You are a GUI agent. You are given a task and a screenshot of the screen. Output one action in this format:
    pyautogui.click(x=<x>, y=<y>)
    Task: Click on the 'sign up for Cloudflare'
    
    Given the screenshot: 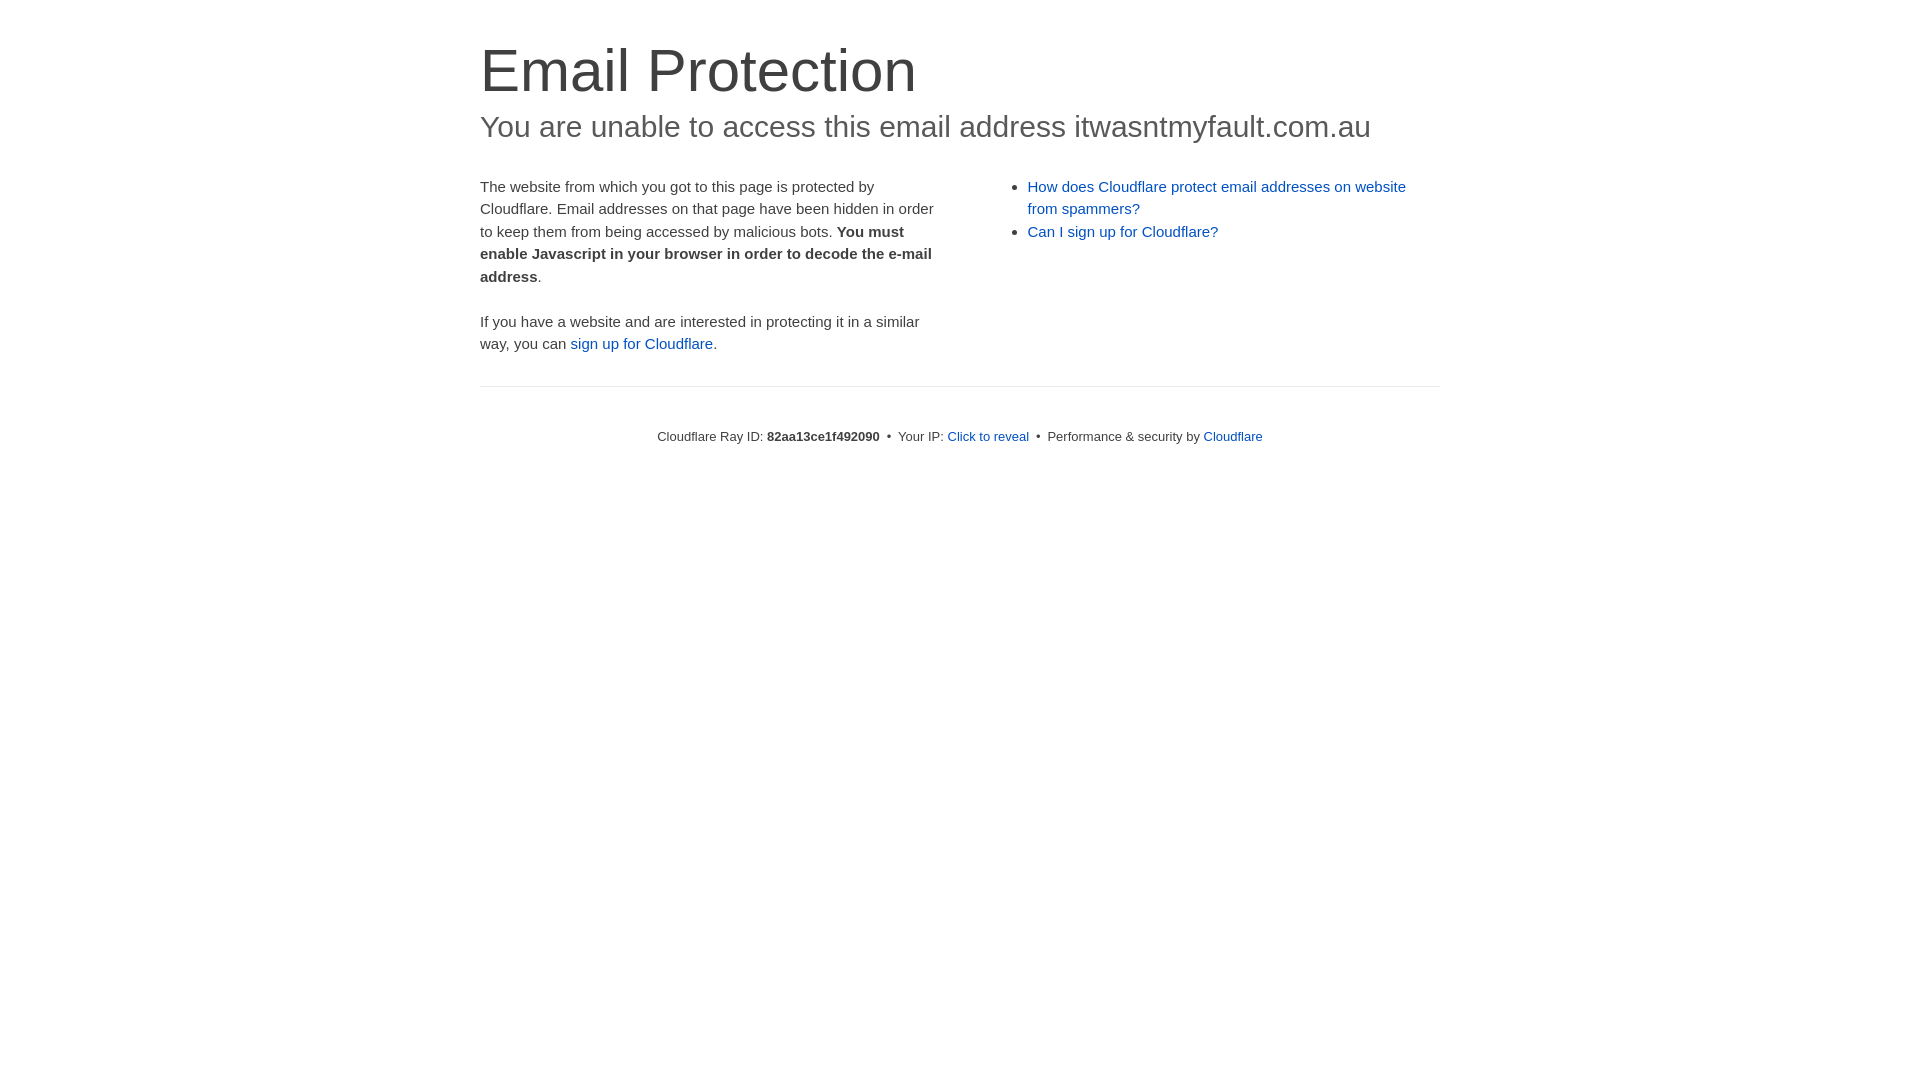 What is the action you would take?
    pyautogui.click(x=642, y=342)
    